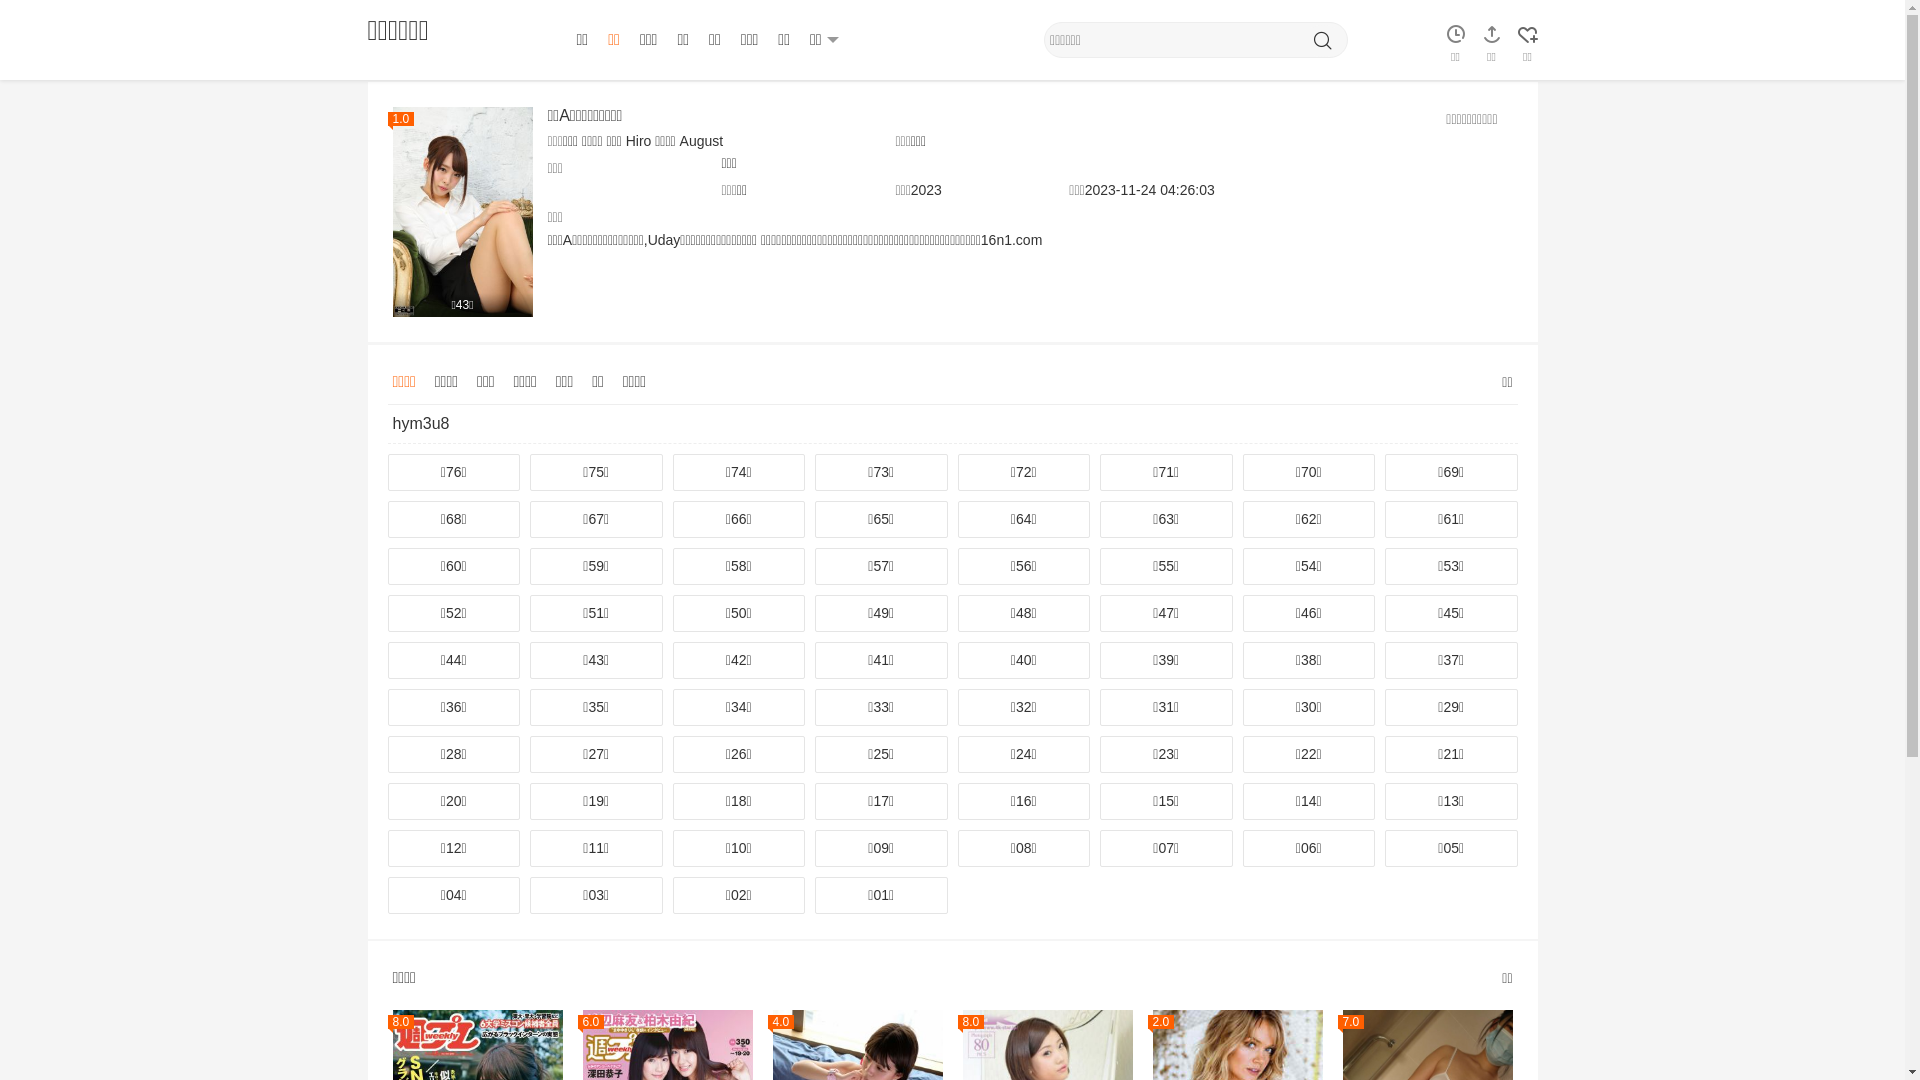 The height and width of the screenshot is (1080, 1920). Describe the element at coordinates (637, 140) in the screenshot. I see `'Hiro'` at that location.